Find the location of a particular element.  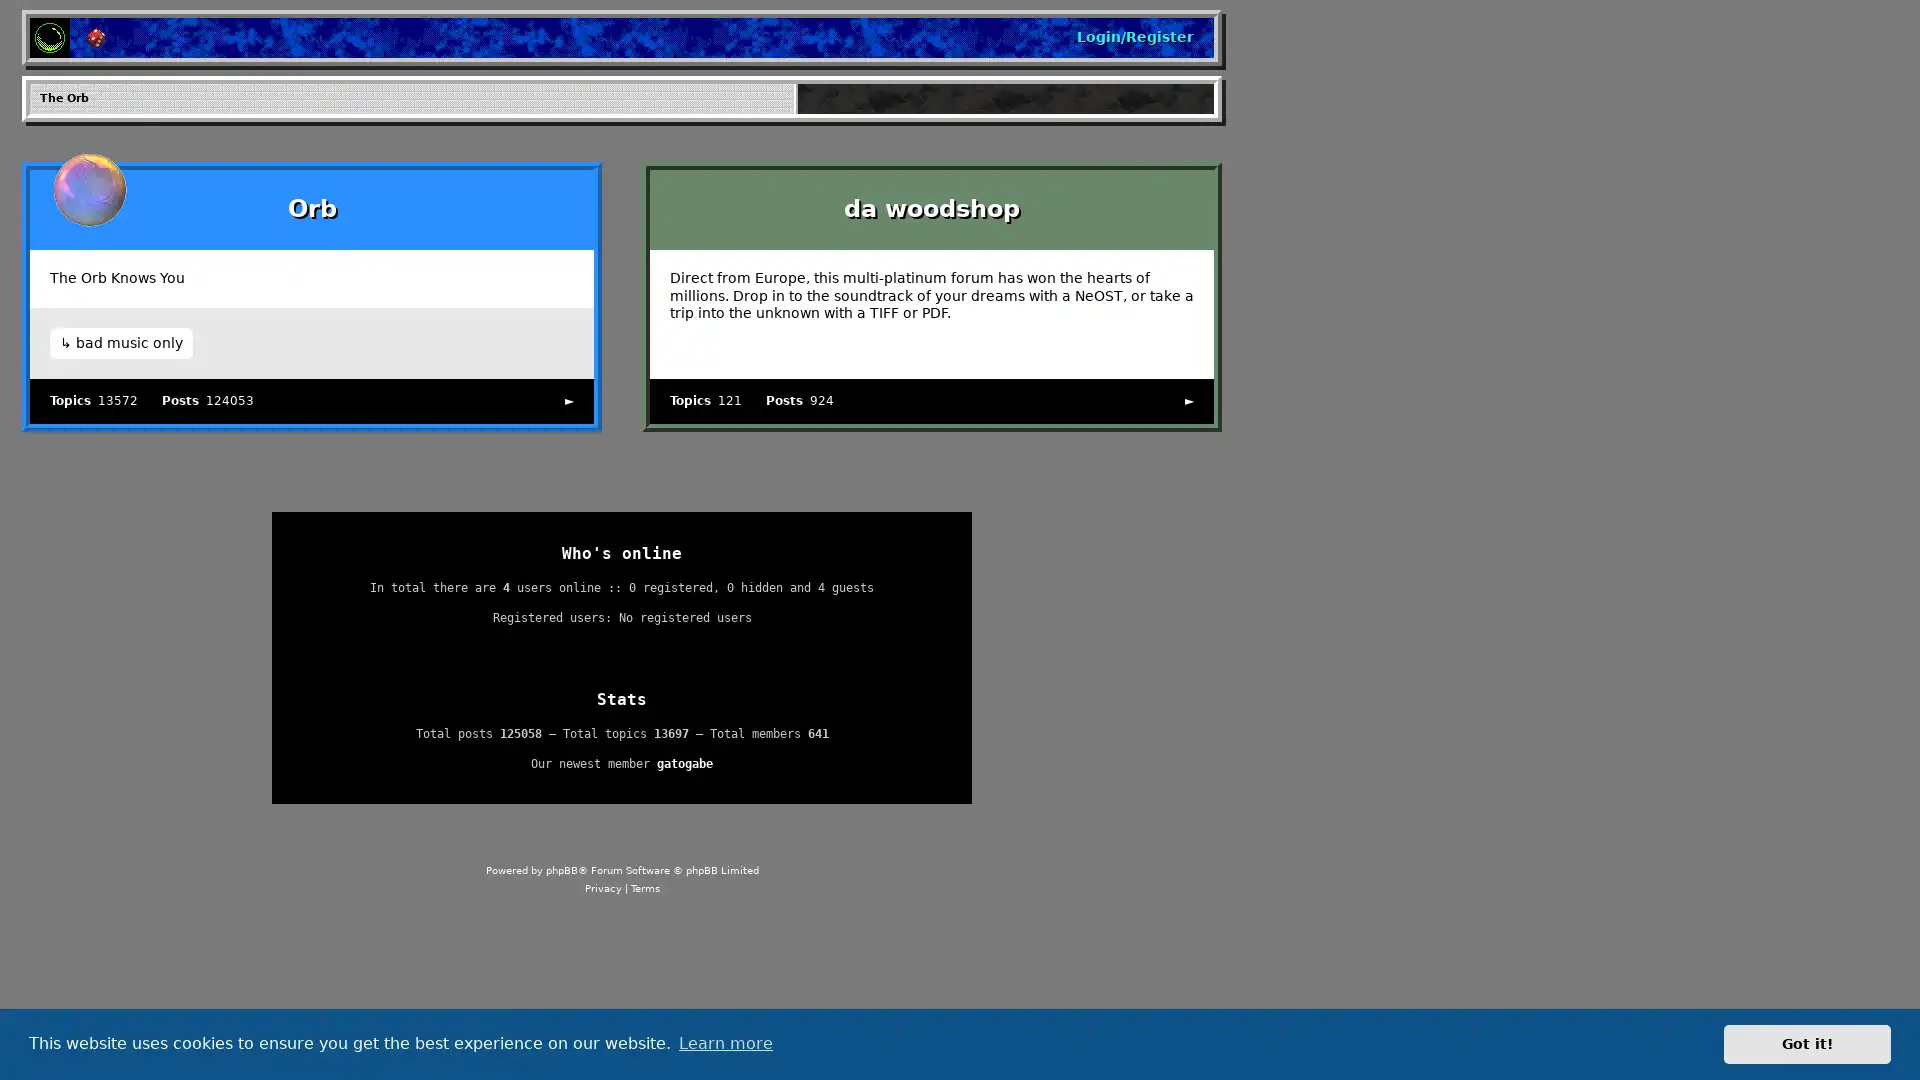

learn more about cookies is located at coordinates (724, 1043).